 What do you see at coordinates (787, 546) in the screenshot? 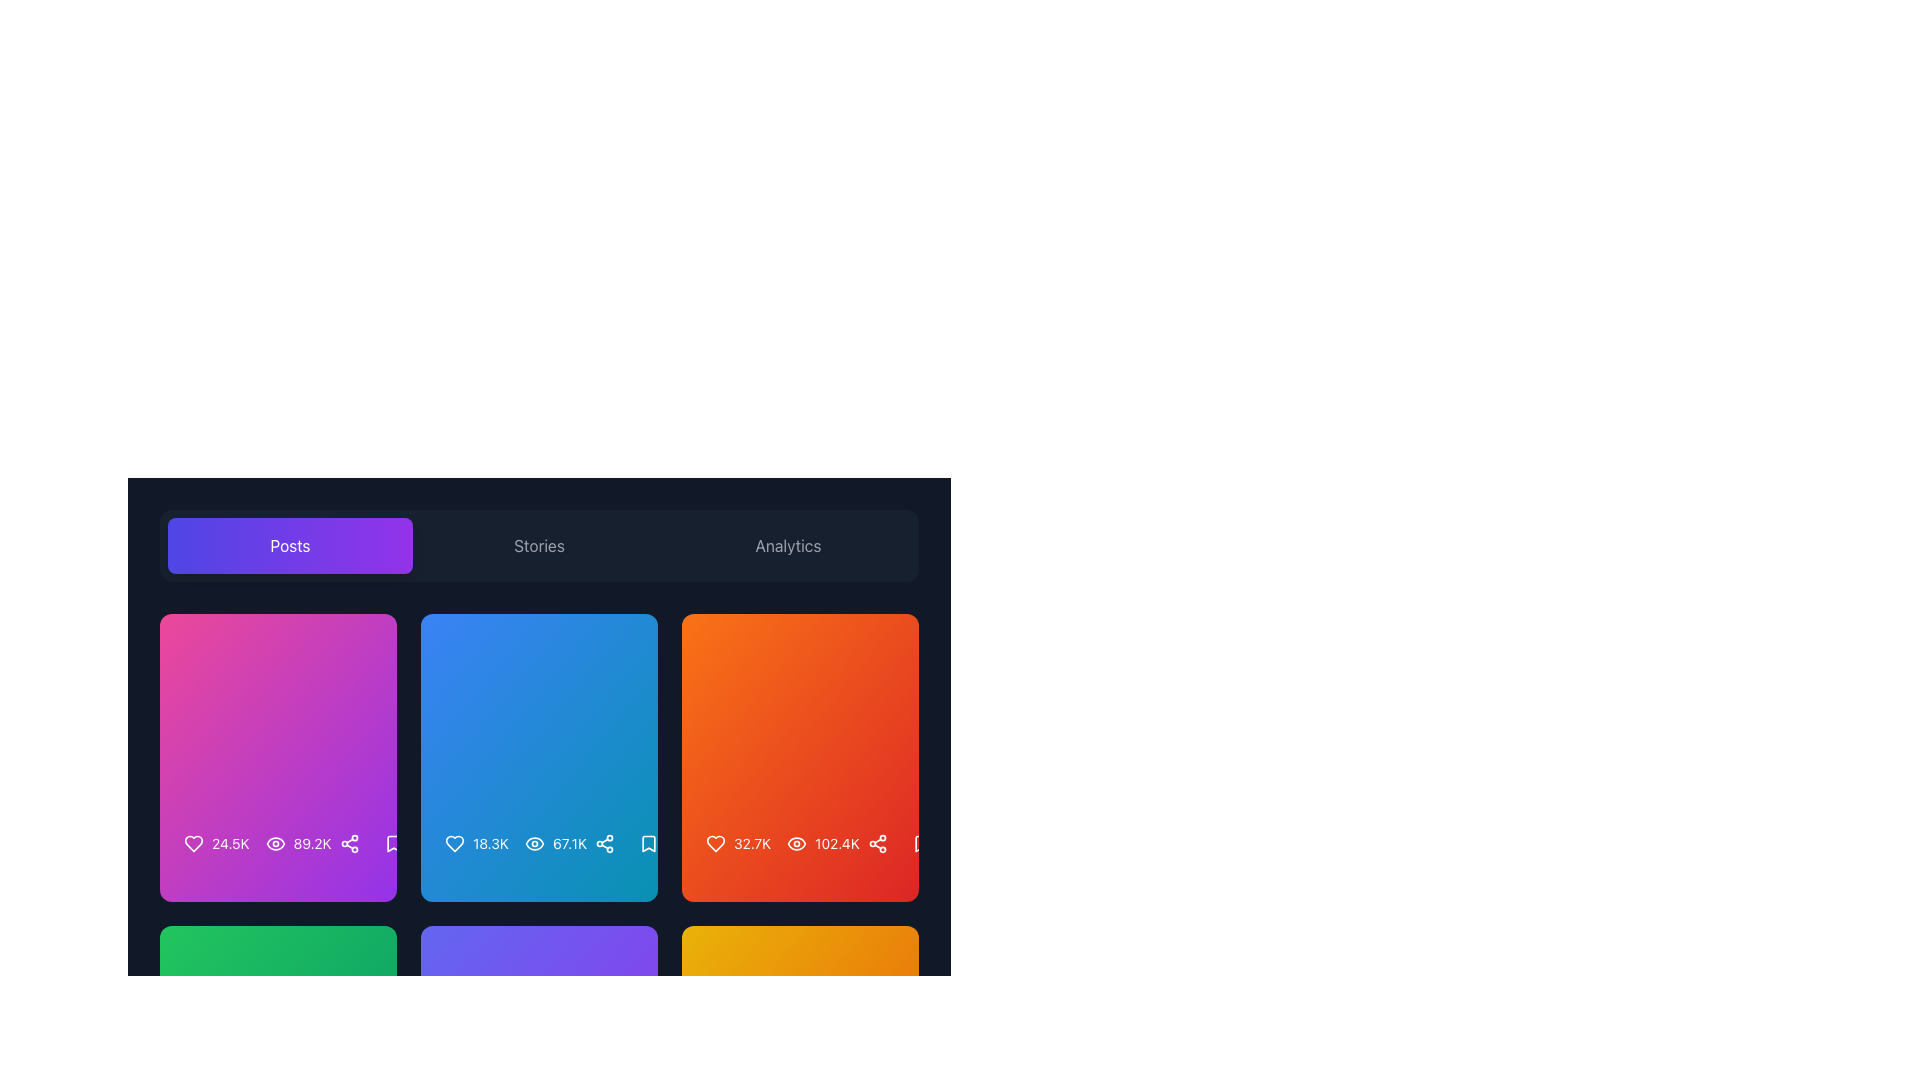
I see `the third button from the left in a horizontal group of three buttons, located to the right of the 'Stories' and 'Posts' buttons` at bounding box center [787, 546].